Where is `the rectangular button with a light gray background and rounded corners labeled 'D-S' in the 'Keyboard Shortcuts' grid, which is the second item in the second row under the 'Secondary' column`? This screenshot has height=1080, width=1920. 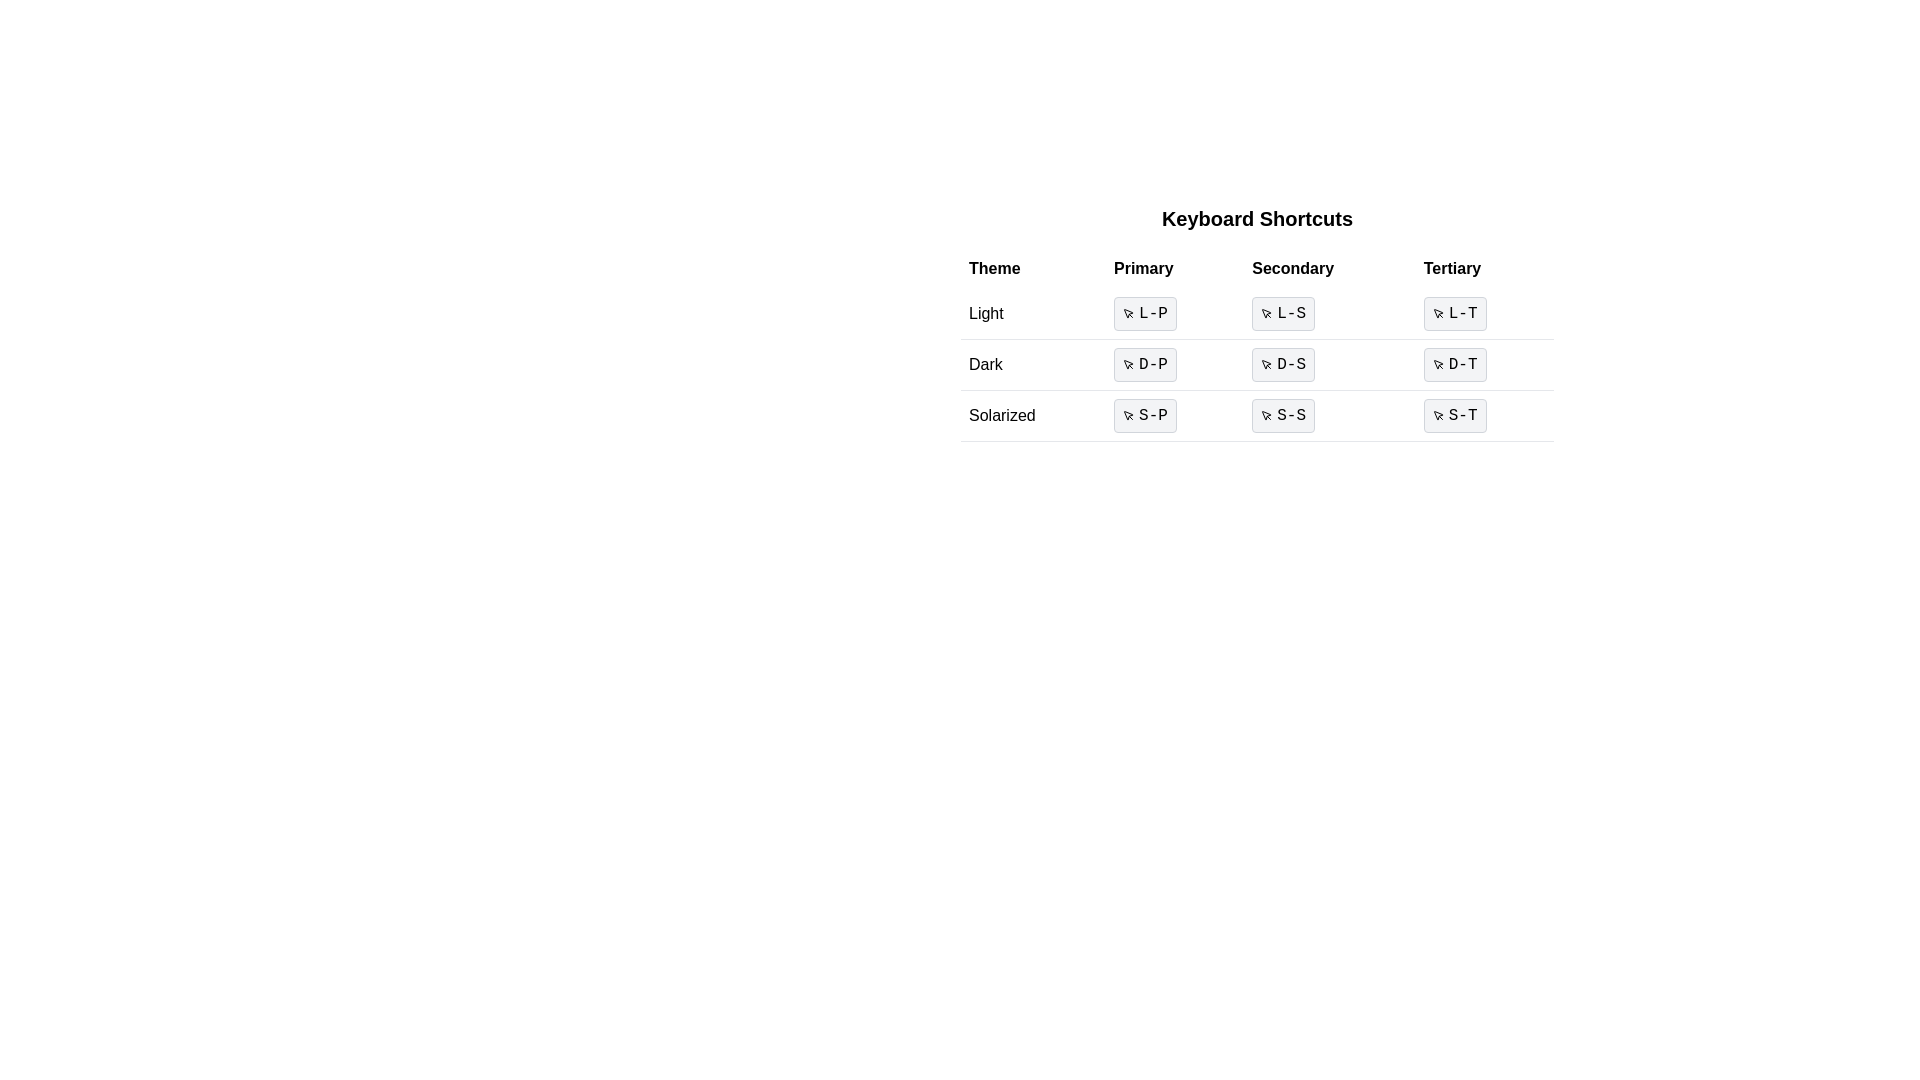
the rectangular button with a light gray background and rounded corners labeled 'D-S' in the 'Keyboard Shortcuts' grid, which is the second item in the second row under the 'Secondary' column is located at coordinates (1283, 365).